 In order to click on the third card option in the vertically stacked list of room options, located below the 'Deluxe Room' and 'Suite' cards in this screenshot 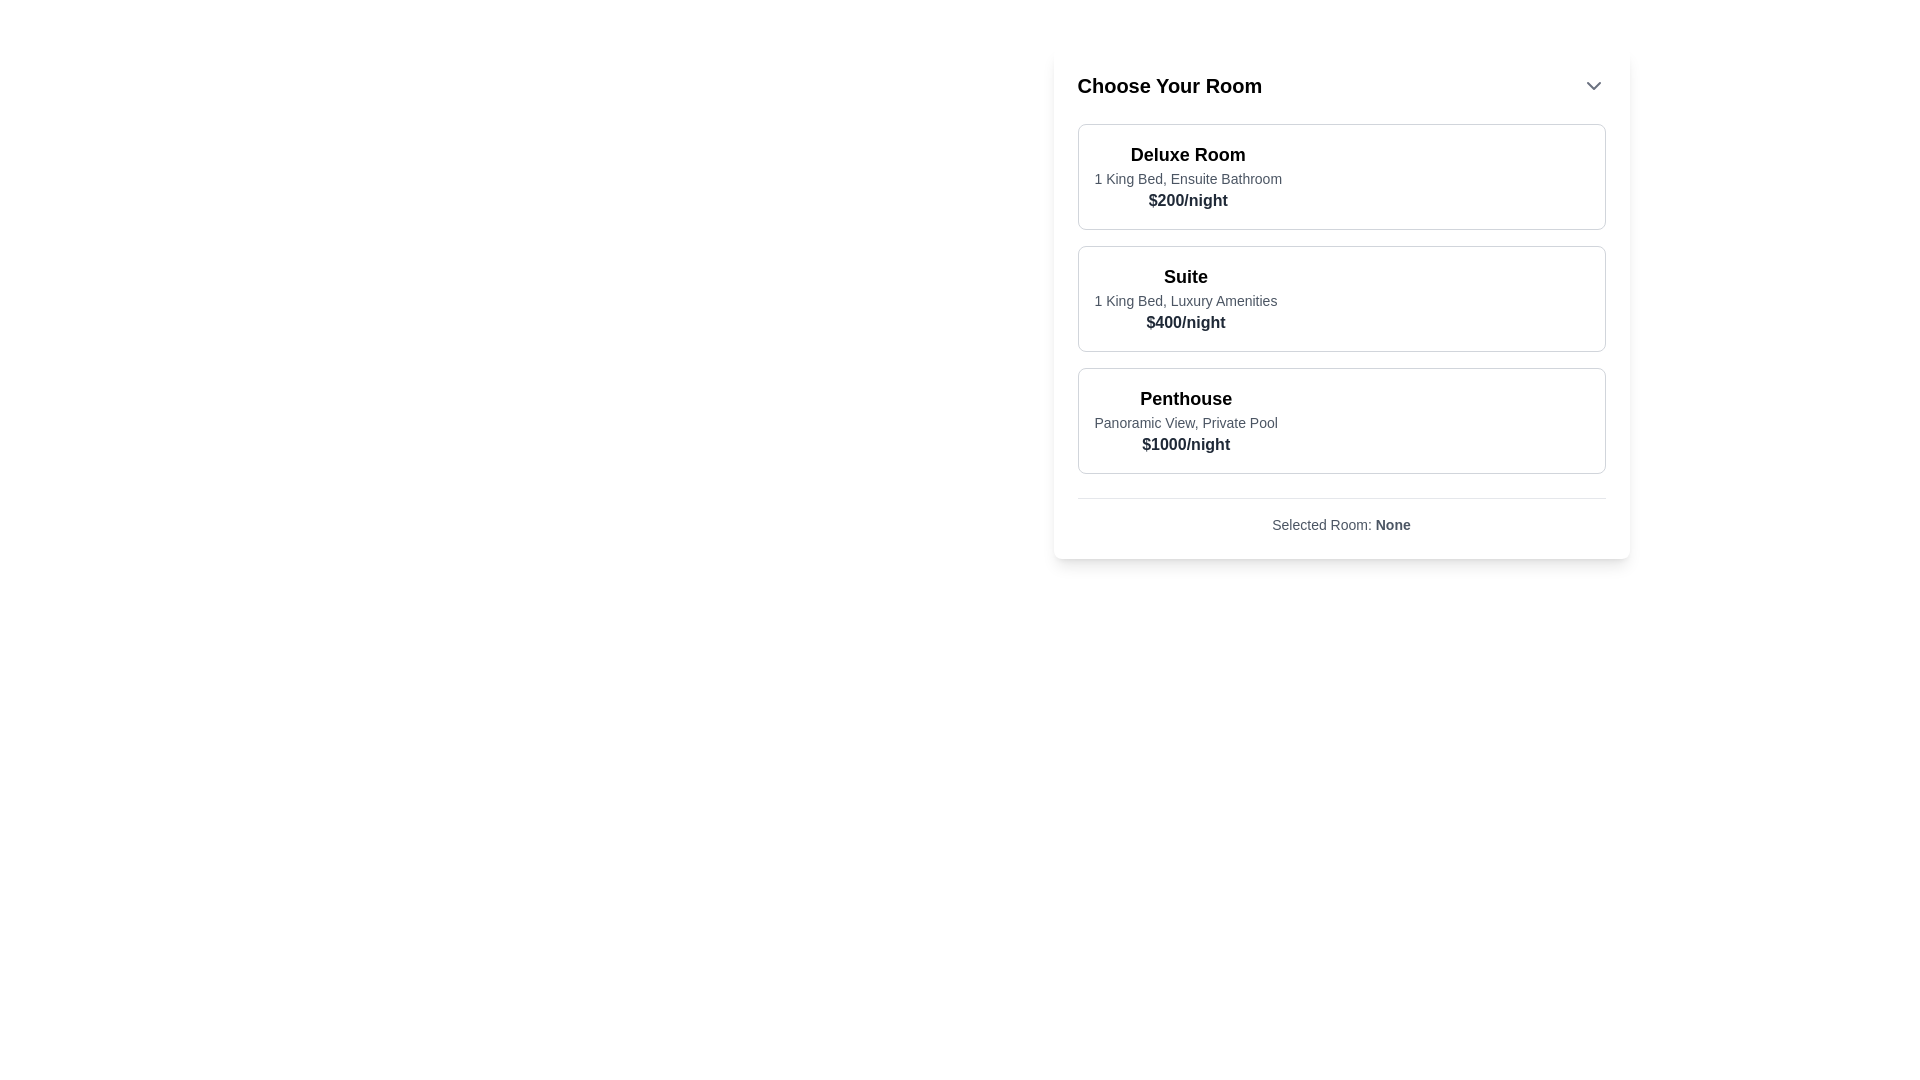, I will do `click(1341, 419)`.